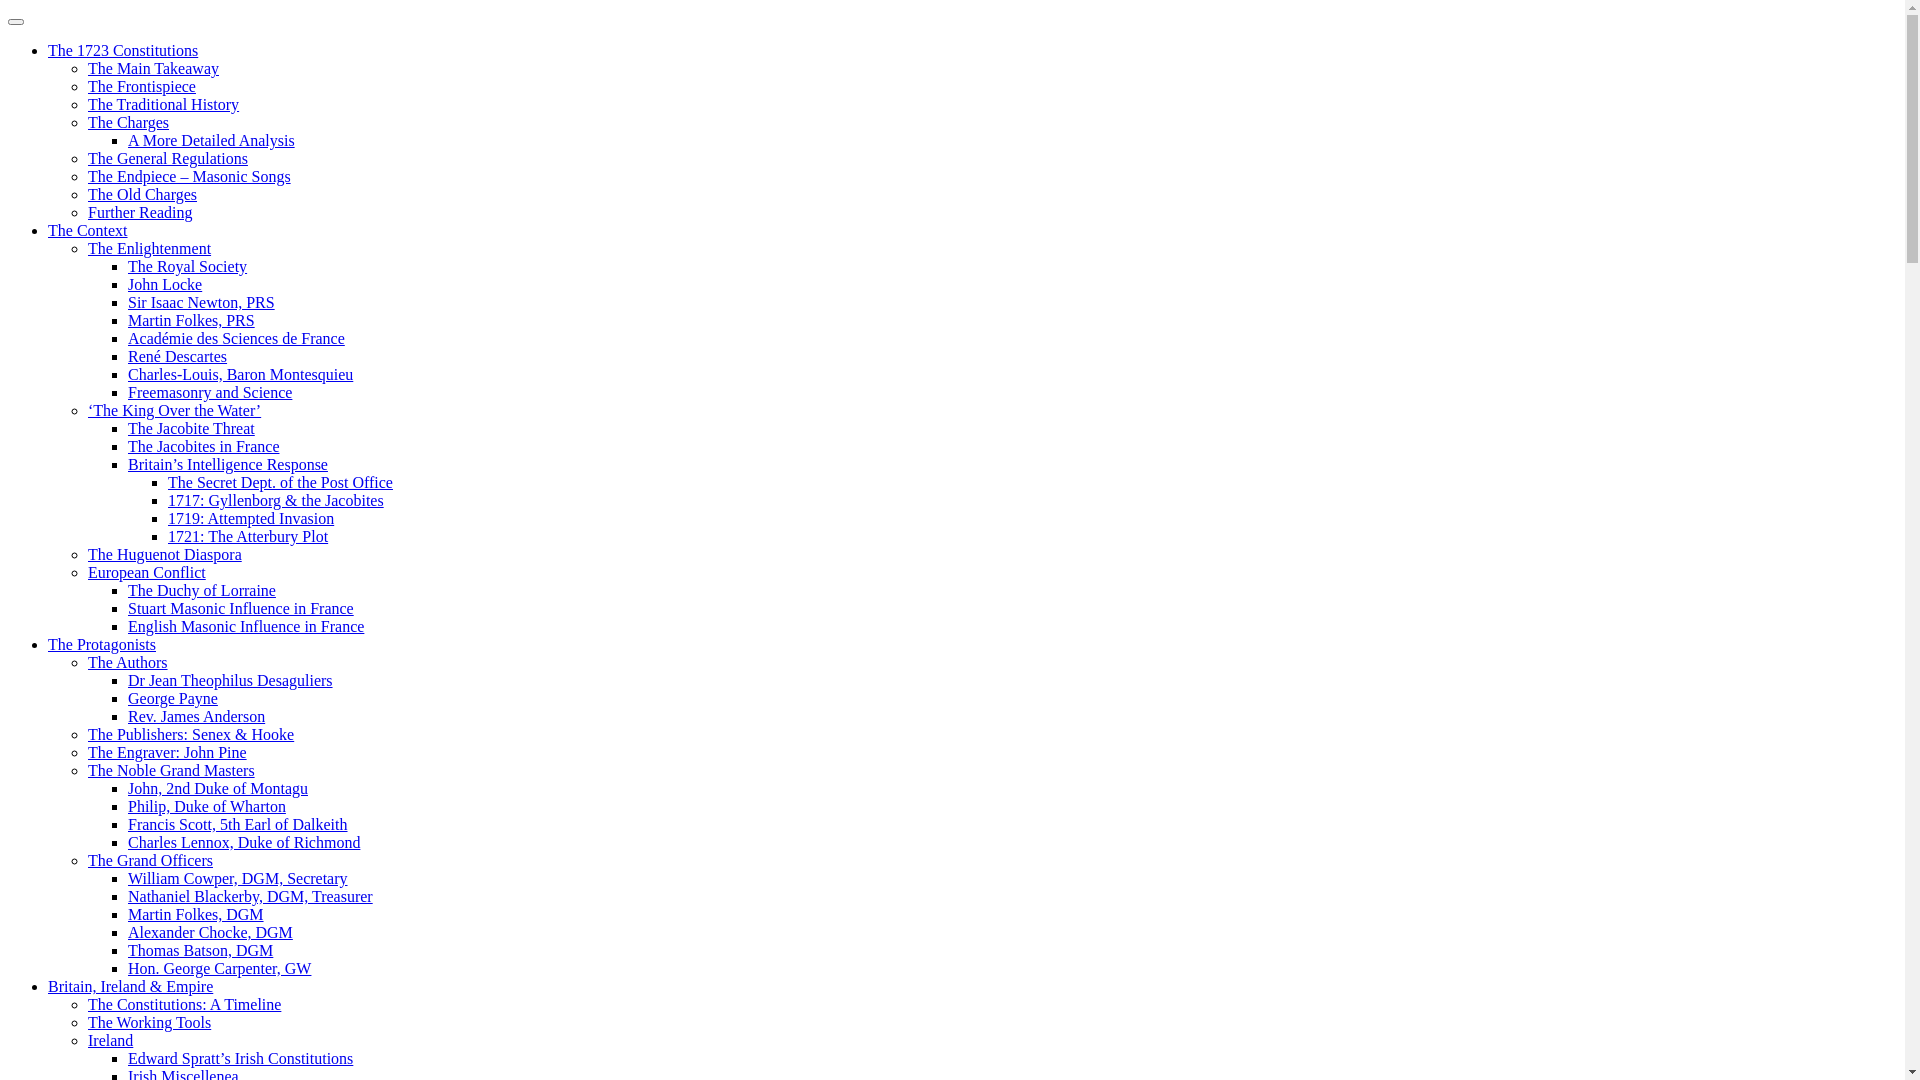  What do you see at coordinates (240, 374) in the screenshot?
I see `'Charles-Louis, Baron Montesquieu'` at bounding box center [240, 374].